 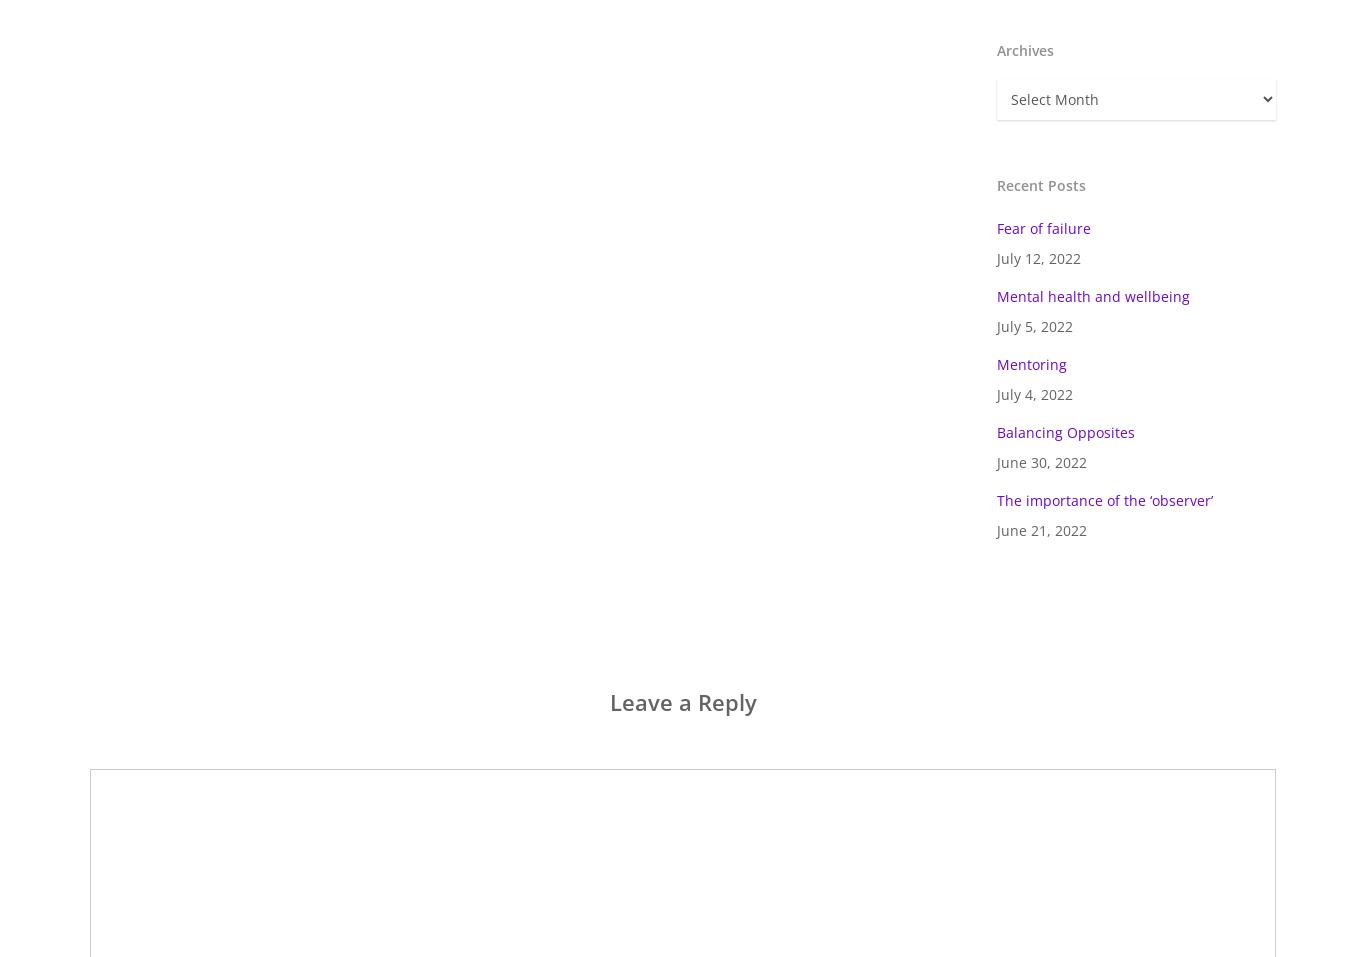 I want to click on 'Leave a Reply', so click(x=607, y=701).